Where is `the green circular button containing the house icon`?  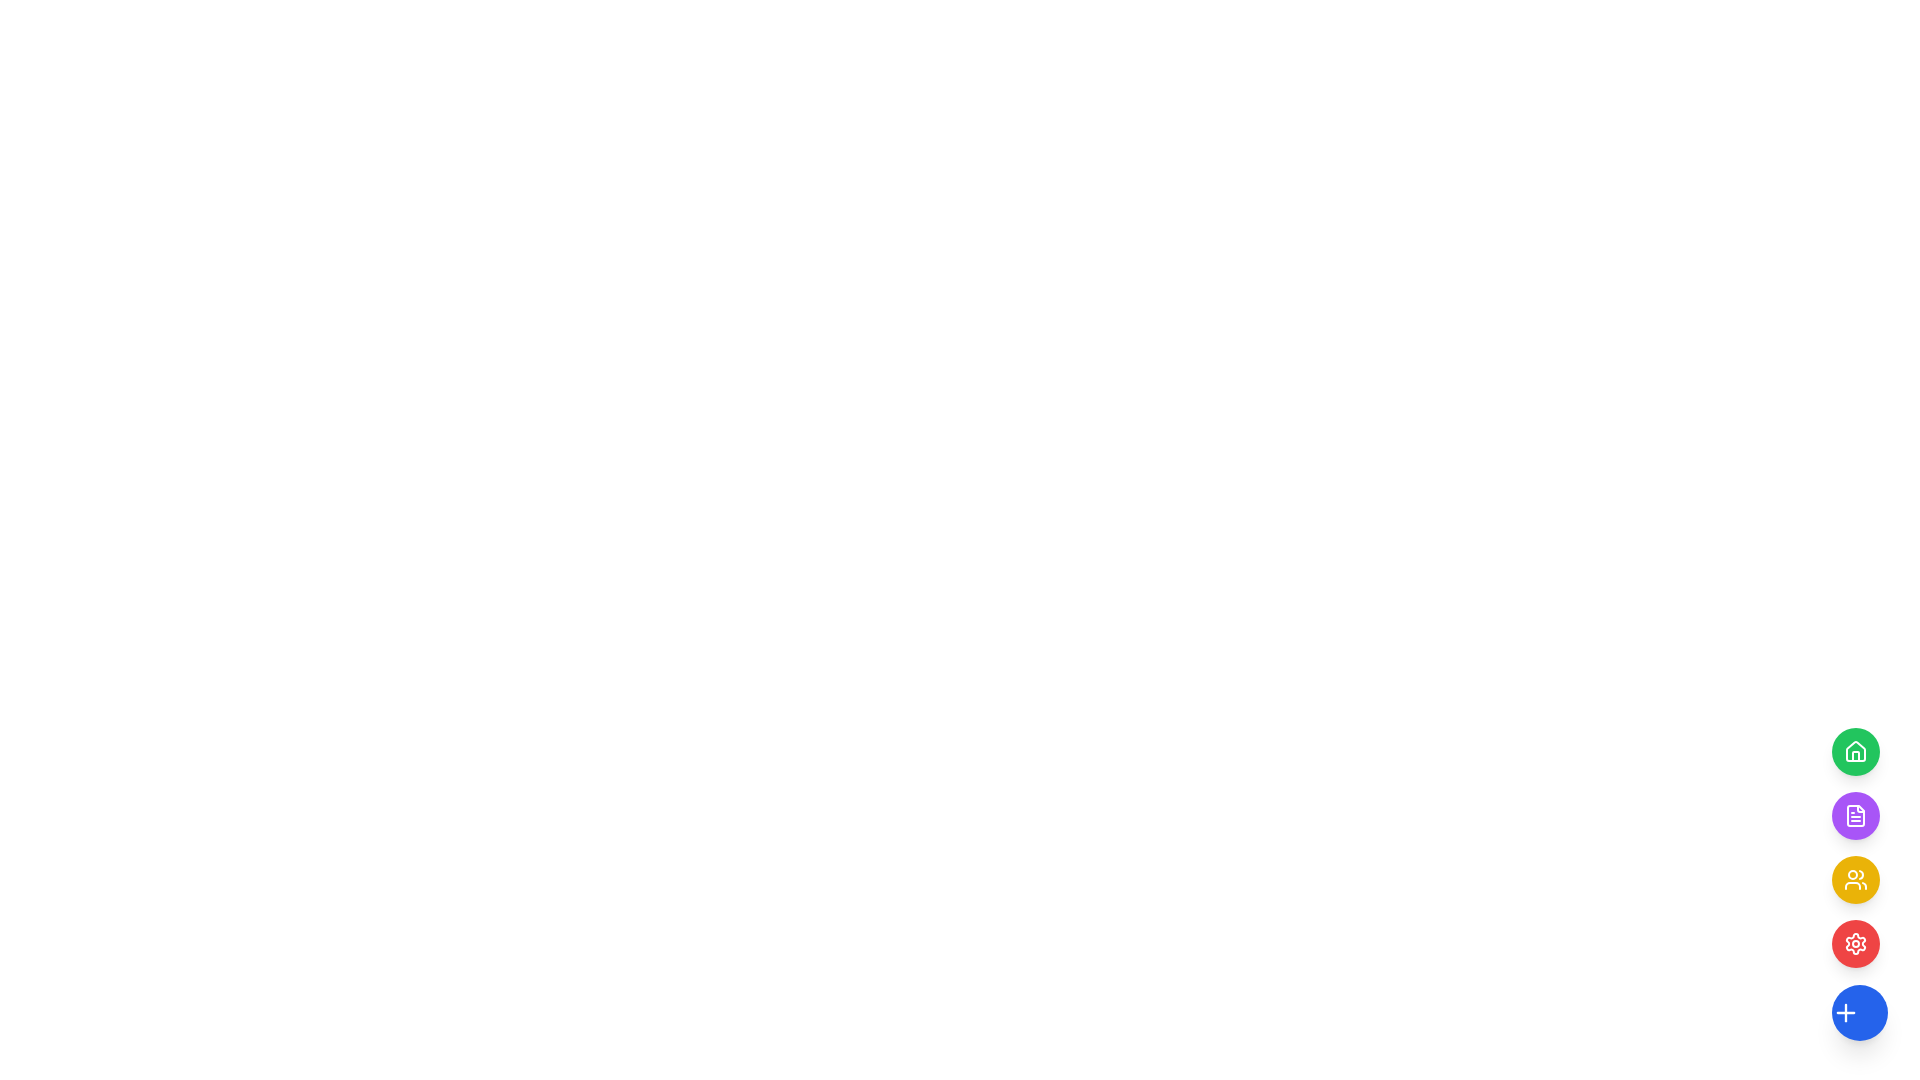
the green circular button containing the house icon is located at coordinates (1855, 751).